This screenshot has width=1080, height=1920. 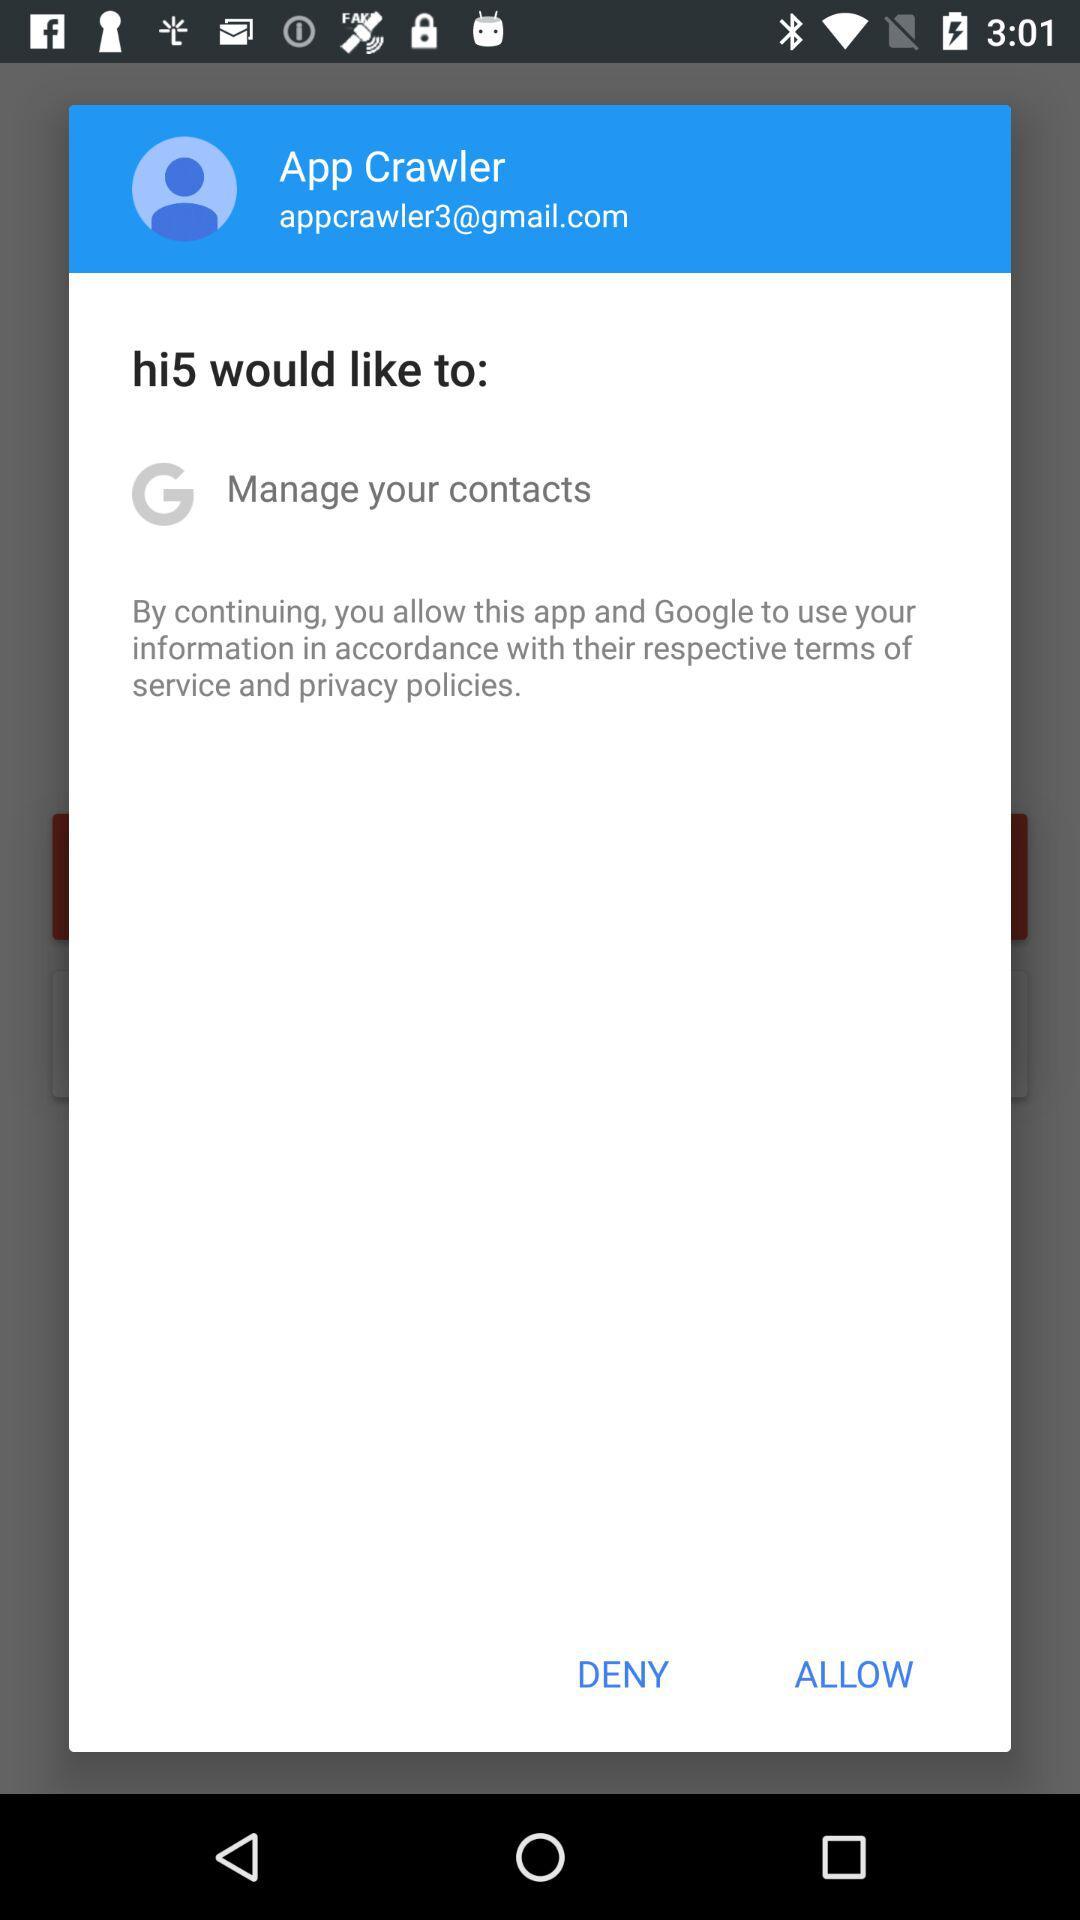 I want to click on item to the left of the app crawler, so click(x=184, y=188).